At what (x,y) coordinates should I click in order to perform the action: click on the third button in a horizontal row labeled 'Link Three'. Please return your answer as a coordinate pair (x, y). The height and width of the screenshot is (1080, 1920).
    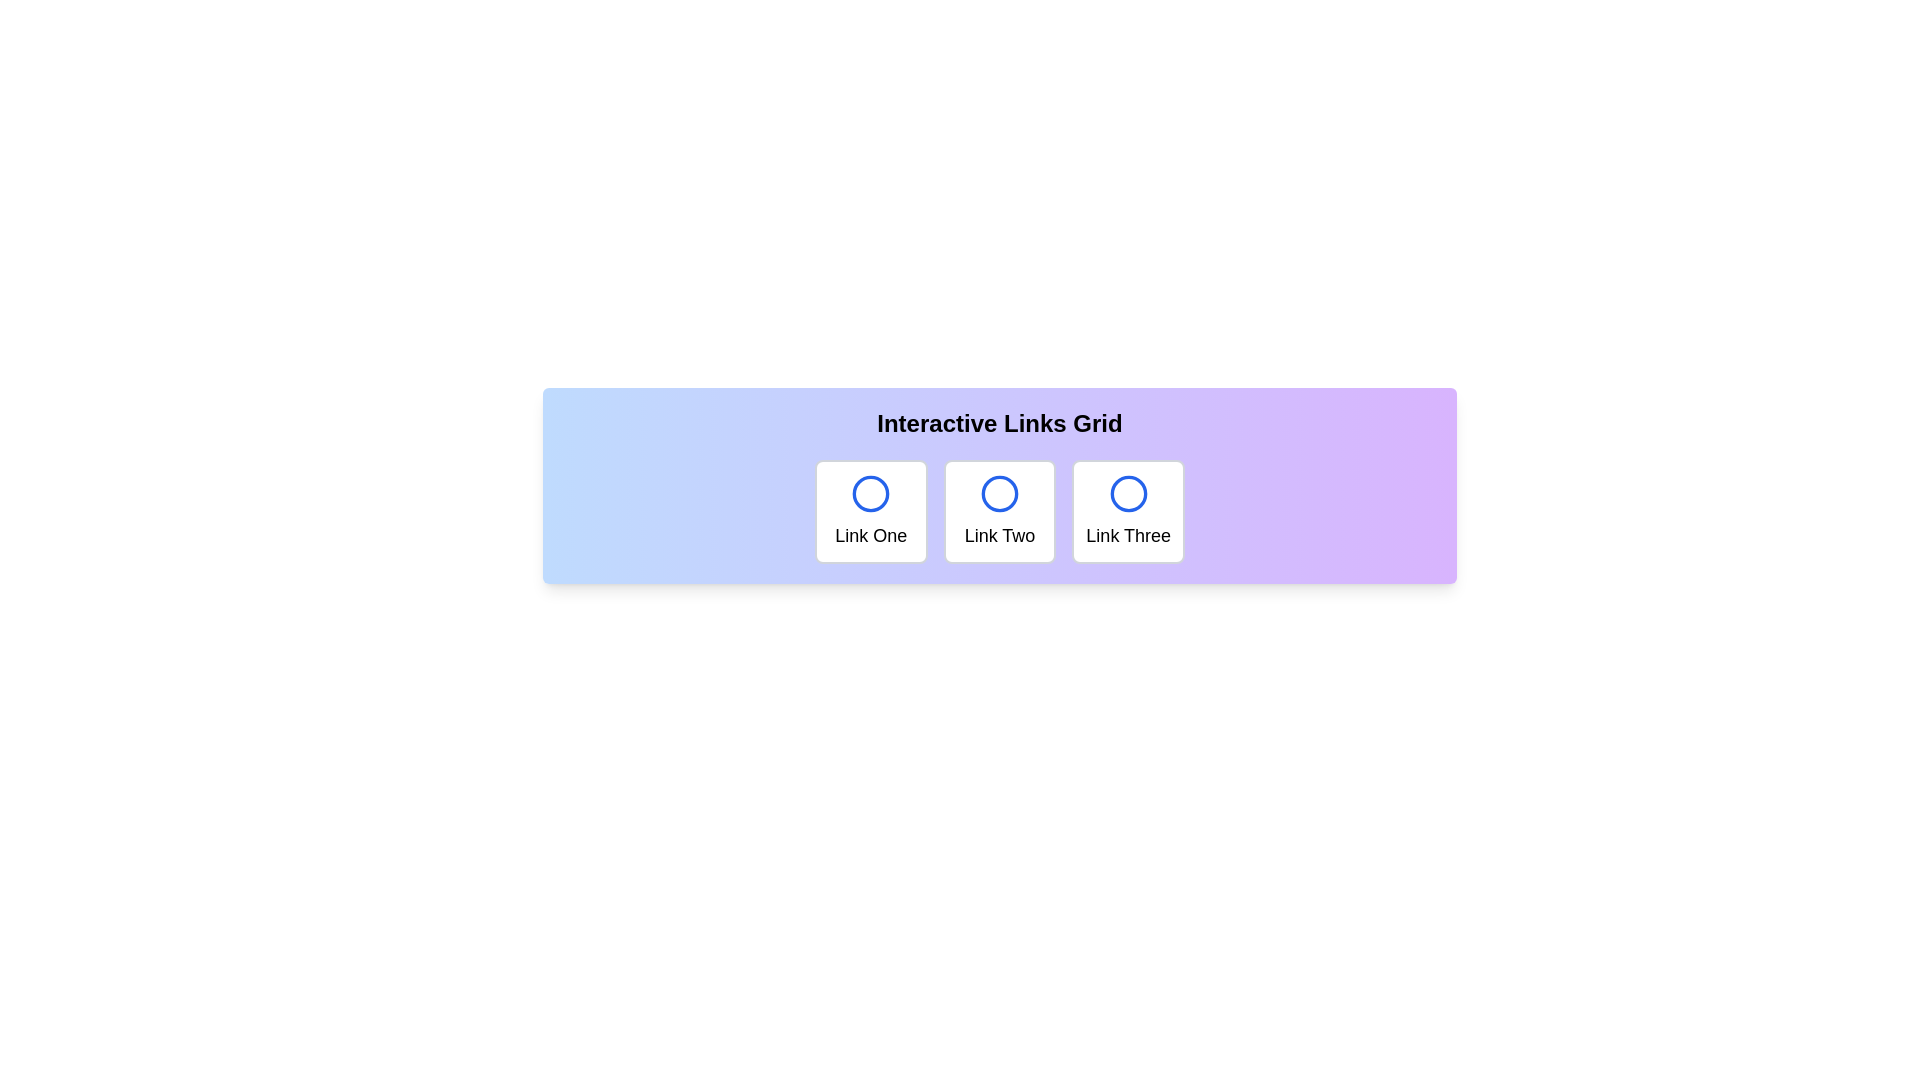
    Looking at the image, I should click on (1128, 511).